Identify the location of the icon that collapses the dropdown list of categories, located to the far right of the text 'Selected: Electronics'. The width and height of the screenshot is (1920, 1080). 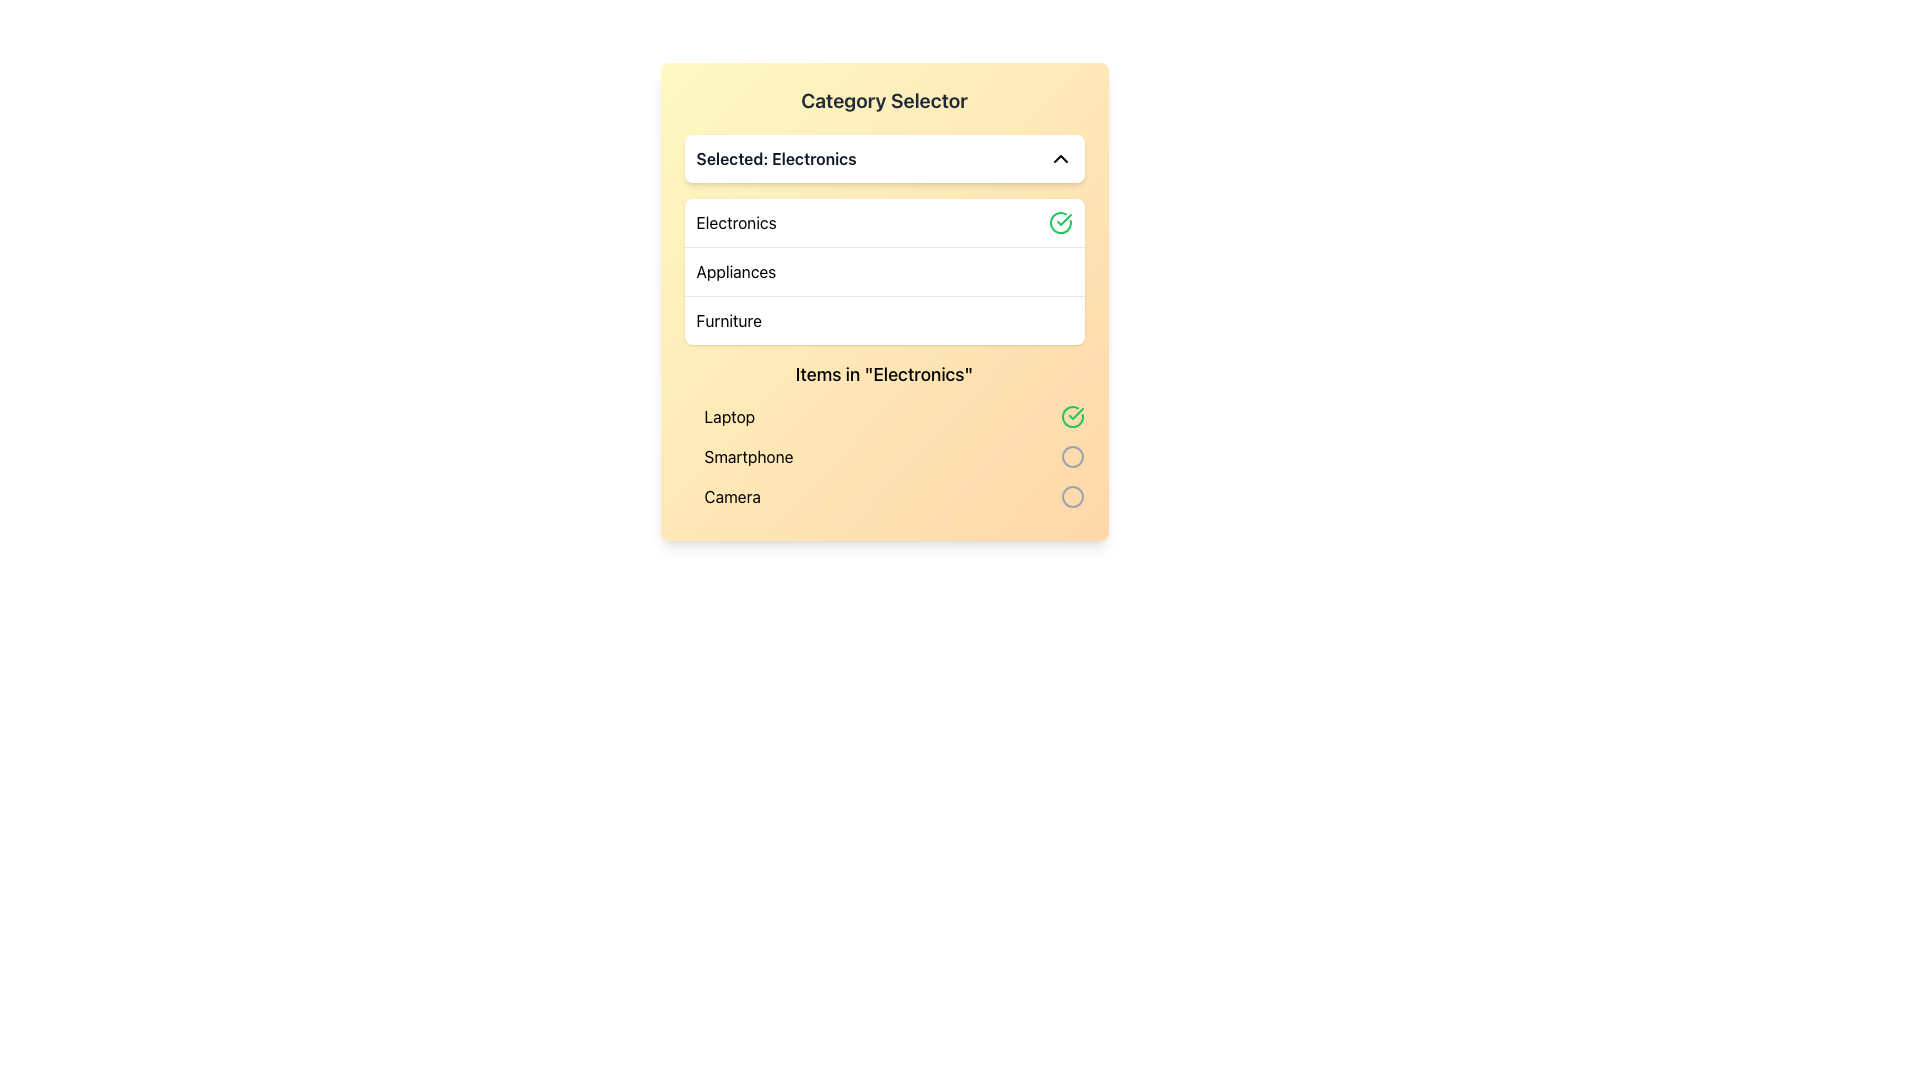
(1059, 157).